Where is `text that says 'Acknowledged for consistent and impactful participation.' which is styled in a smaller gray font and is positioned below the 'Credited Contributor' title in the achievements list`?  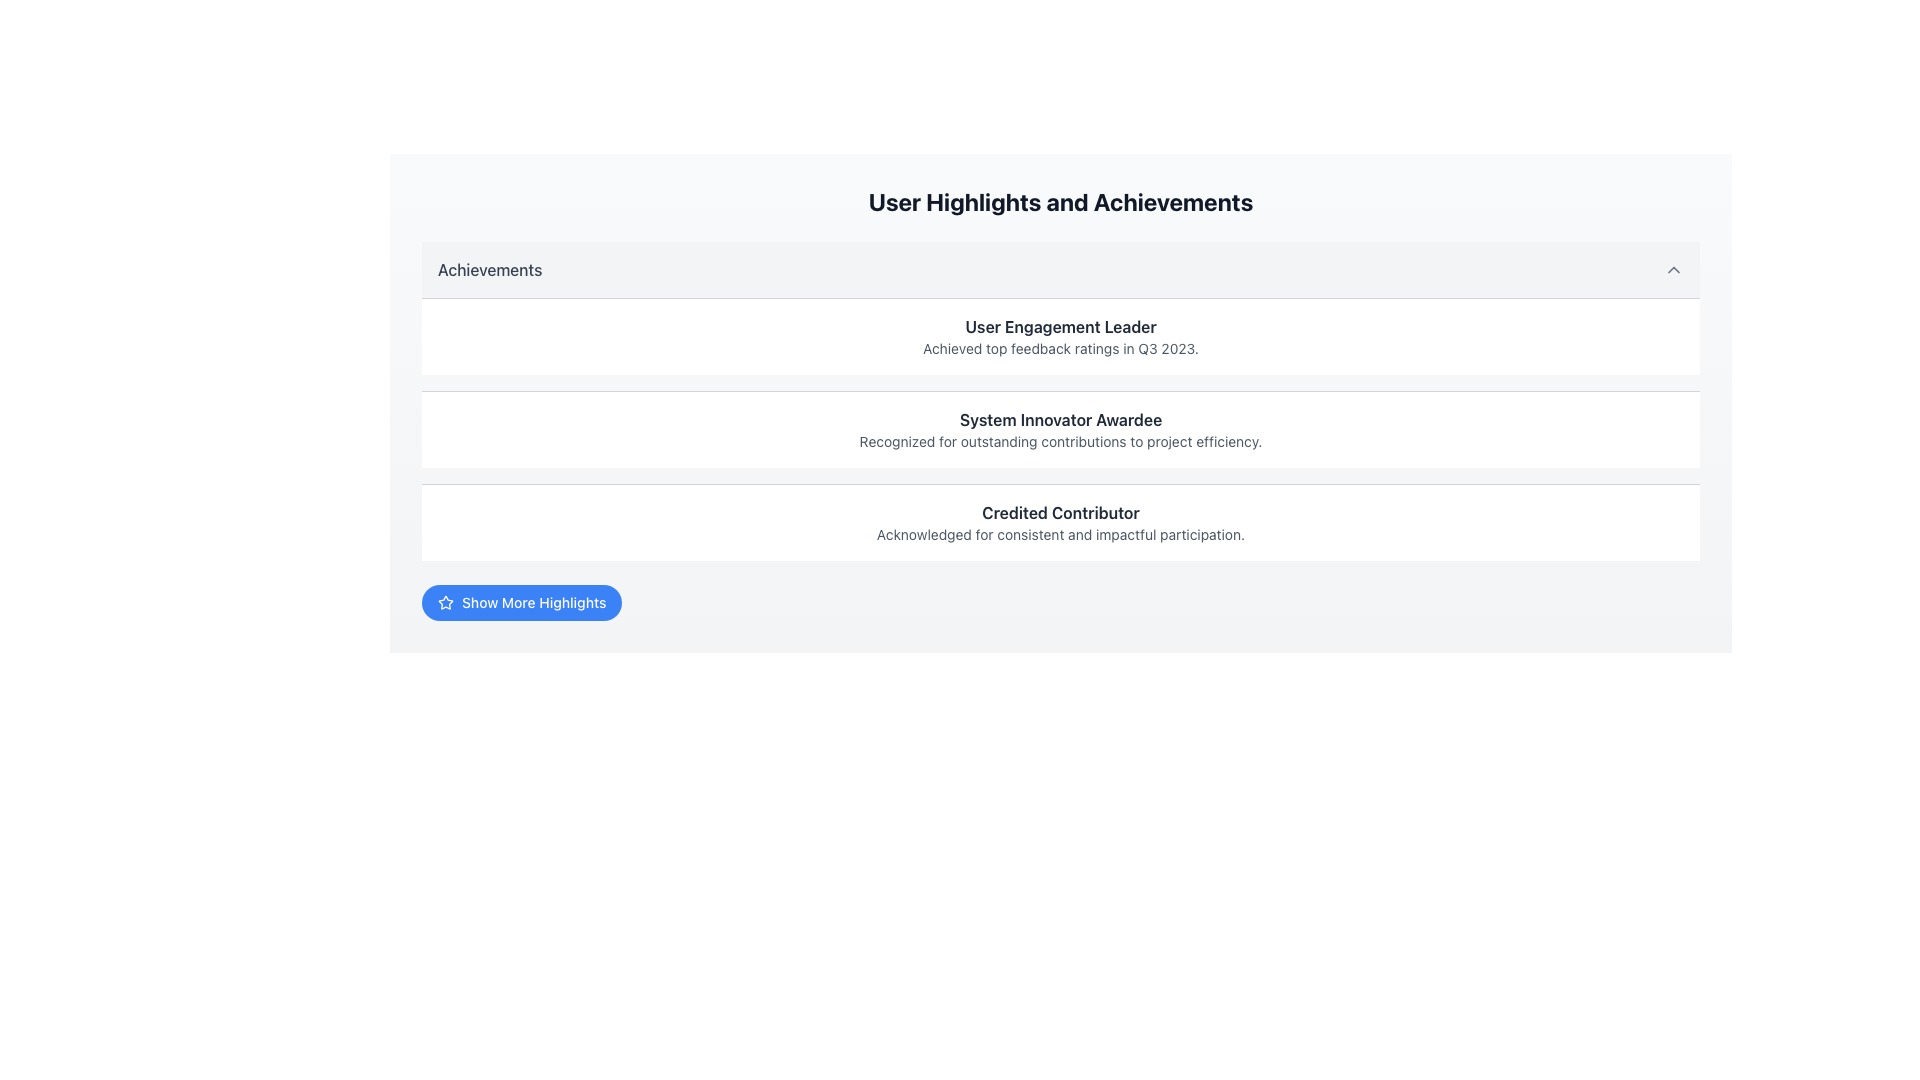
text that says 'Acknowledged for consistent and impactful participation.' which is styled in a smaller gray font and is positioned below the 'Credited Contributor' title in the achievements list is located at coordinates (1059, 534).